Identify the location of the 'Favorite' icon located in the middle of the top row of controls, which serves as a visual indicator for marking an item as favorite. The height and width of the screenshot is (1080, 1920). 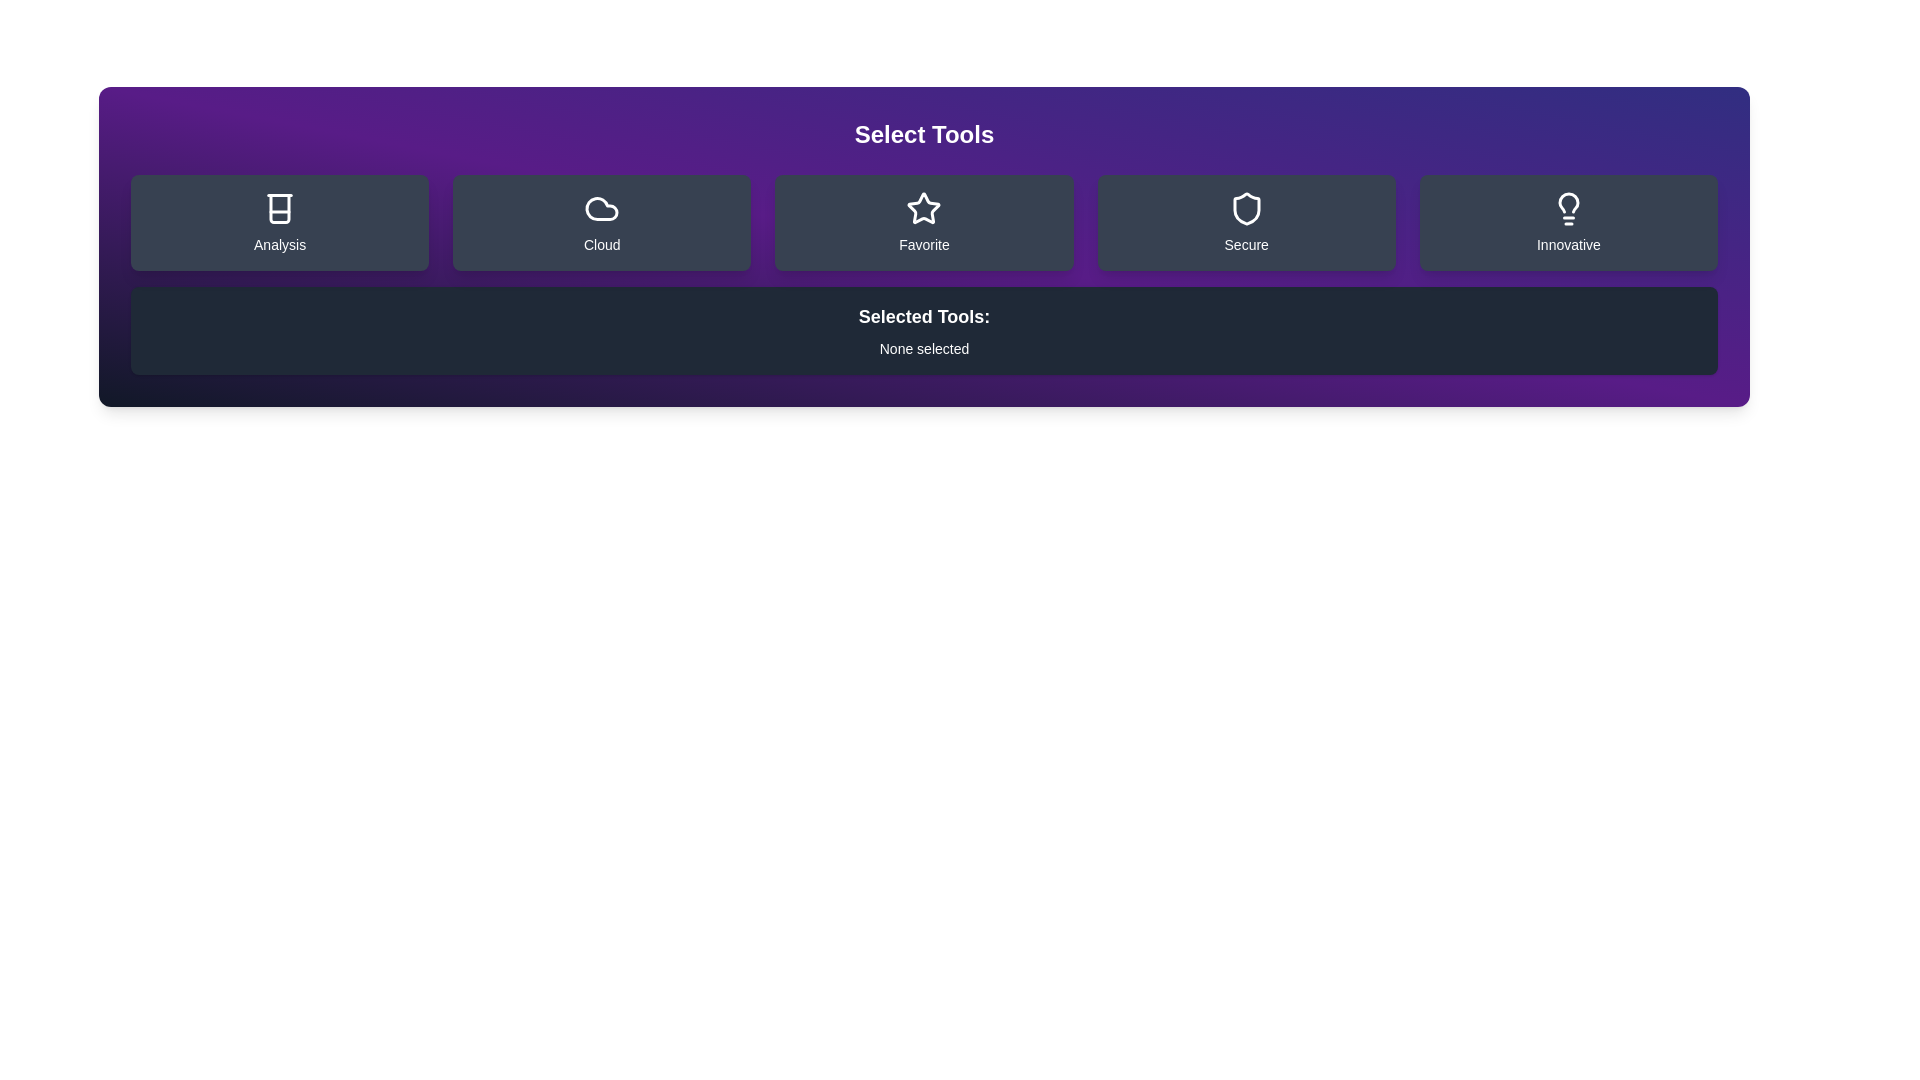
(923, 208).